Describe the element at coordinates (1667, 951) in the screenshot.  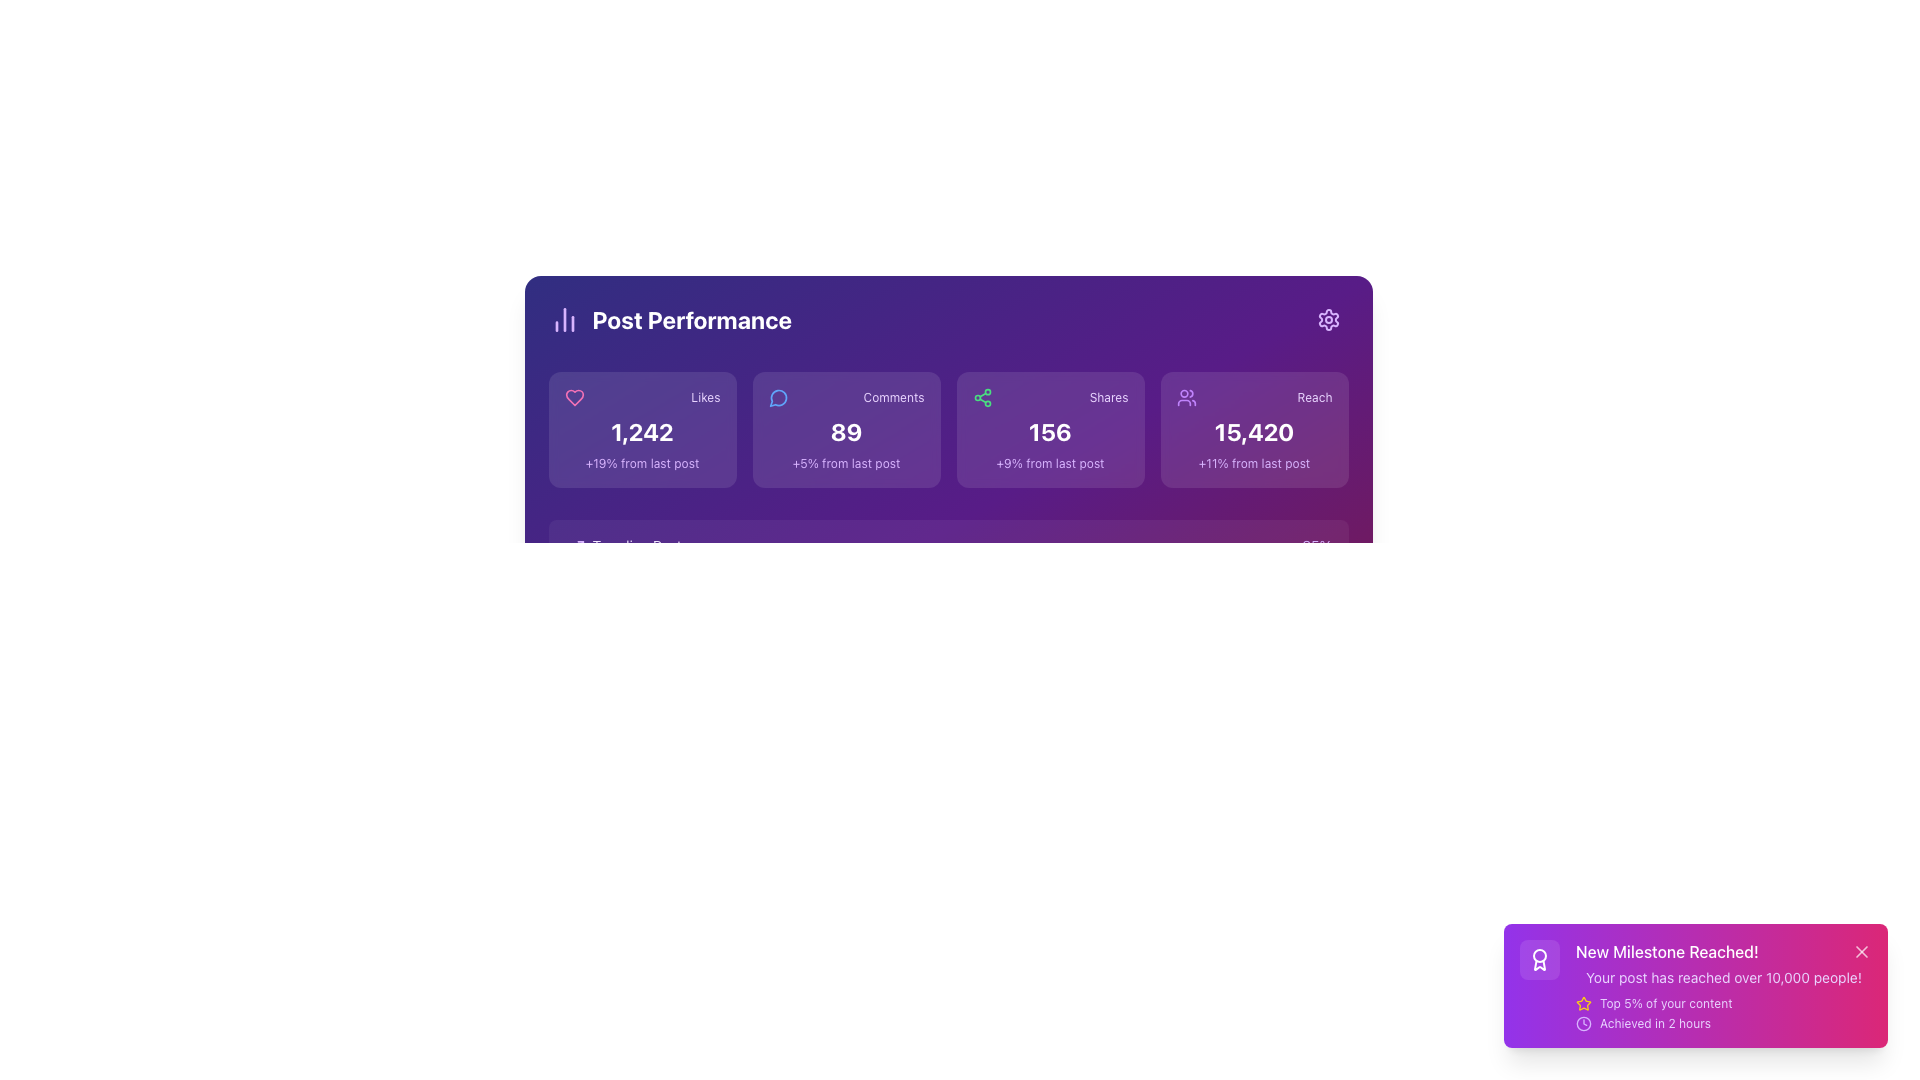
I see `the primary text label within the notification card located at the bottom-right corner of the interface, which informs the user of a notable accomplishment or progress` at that location.